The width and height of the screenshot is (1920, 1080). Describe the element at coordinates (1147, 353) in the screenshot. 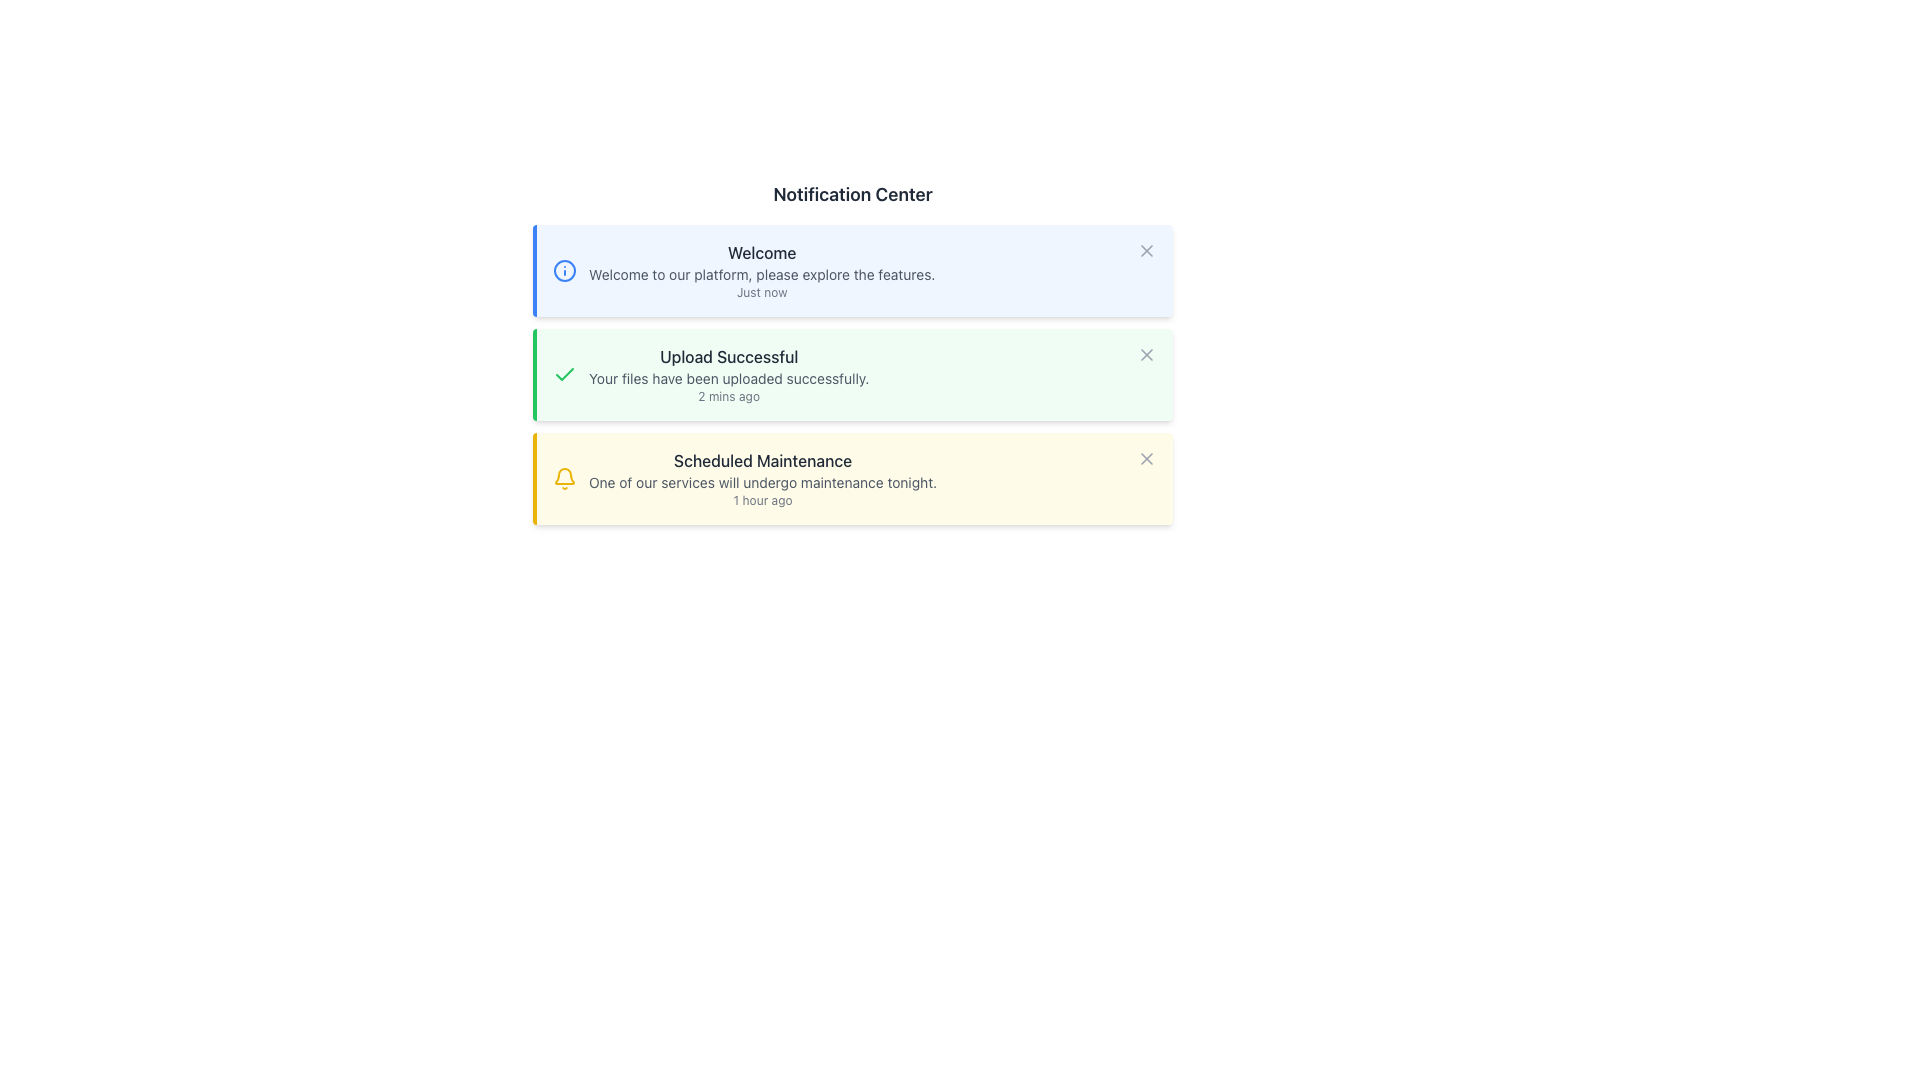

I see `the close button icon located on the far right side of the 'Upload Successful' notification` at that location.